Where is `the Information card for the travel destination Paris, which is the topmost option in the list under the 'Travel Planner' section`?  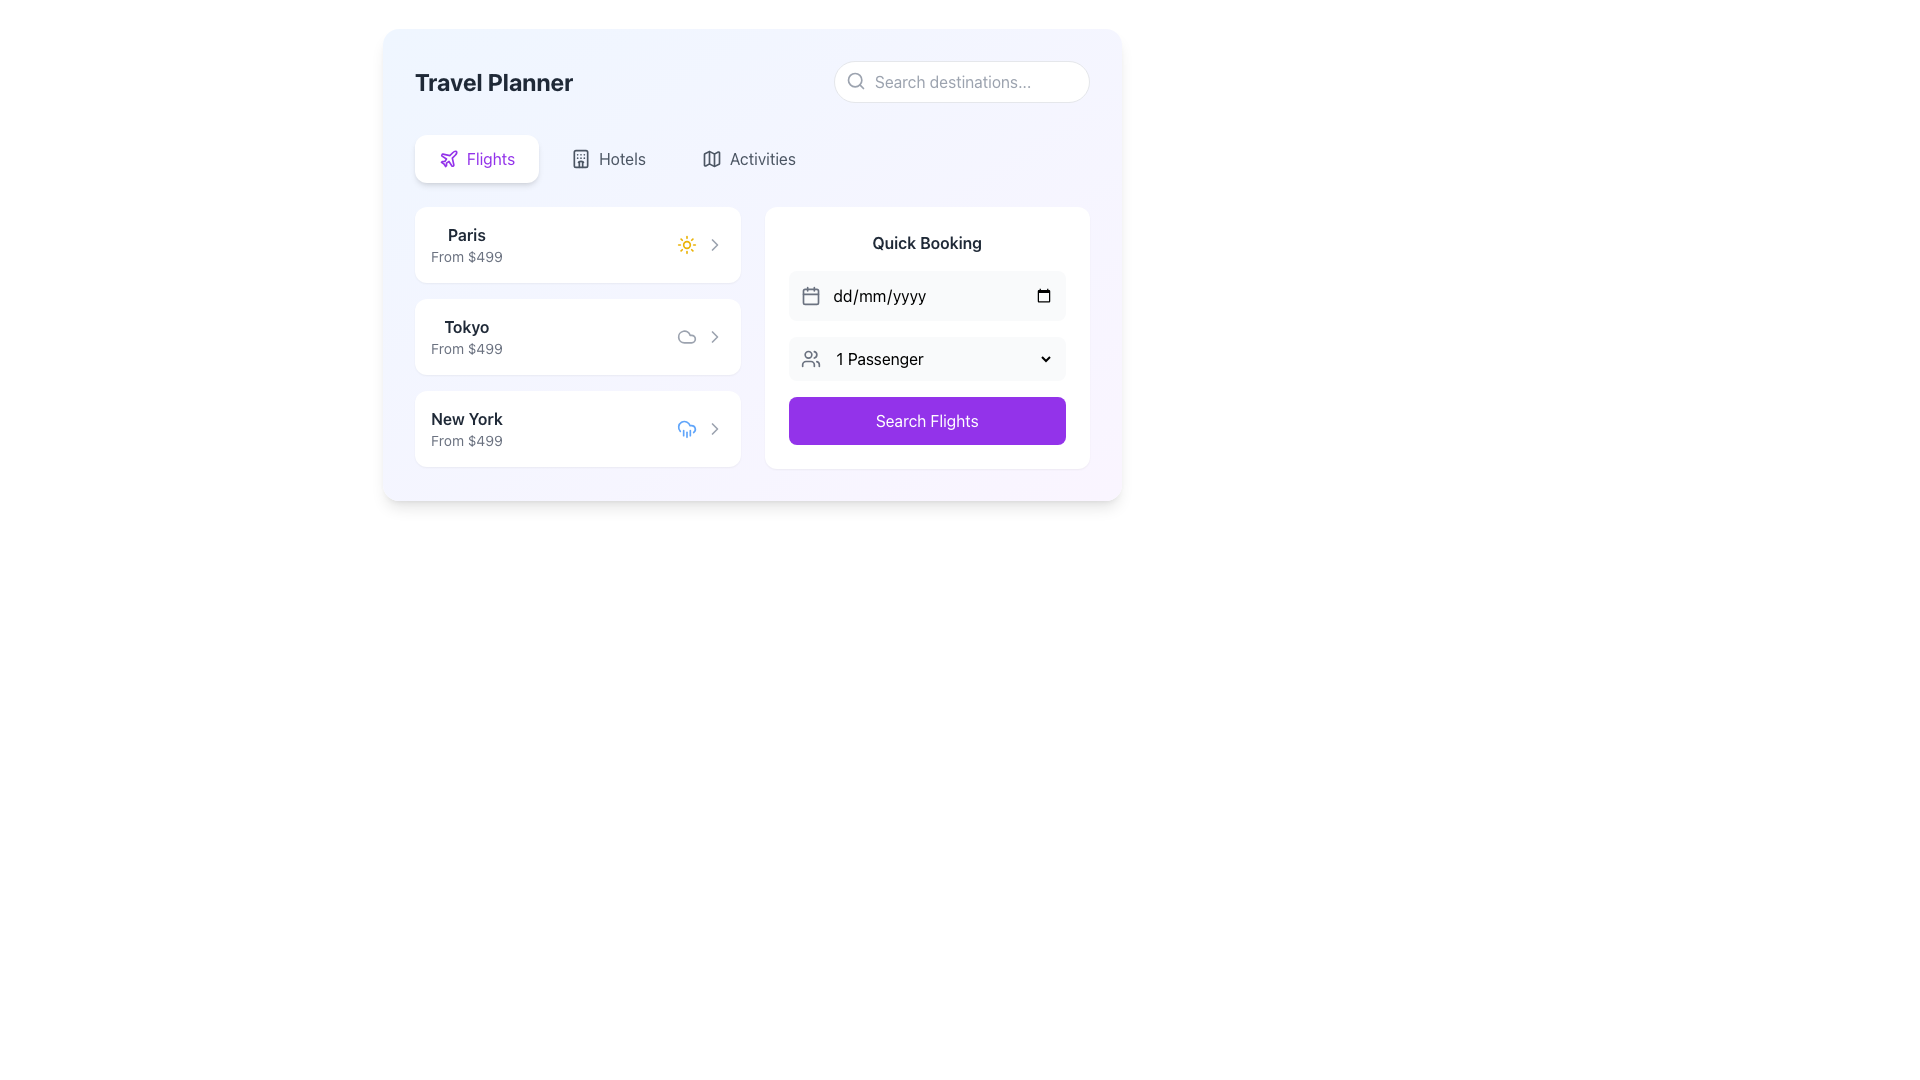 the Information card for the travel destination Paris, which is the topmost option in the list under the 'Travel Planner' section is located at coordinates (576, 244).